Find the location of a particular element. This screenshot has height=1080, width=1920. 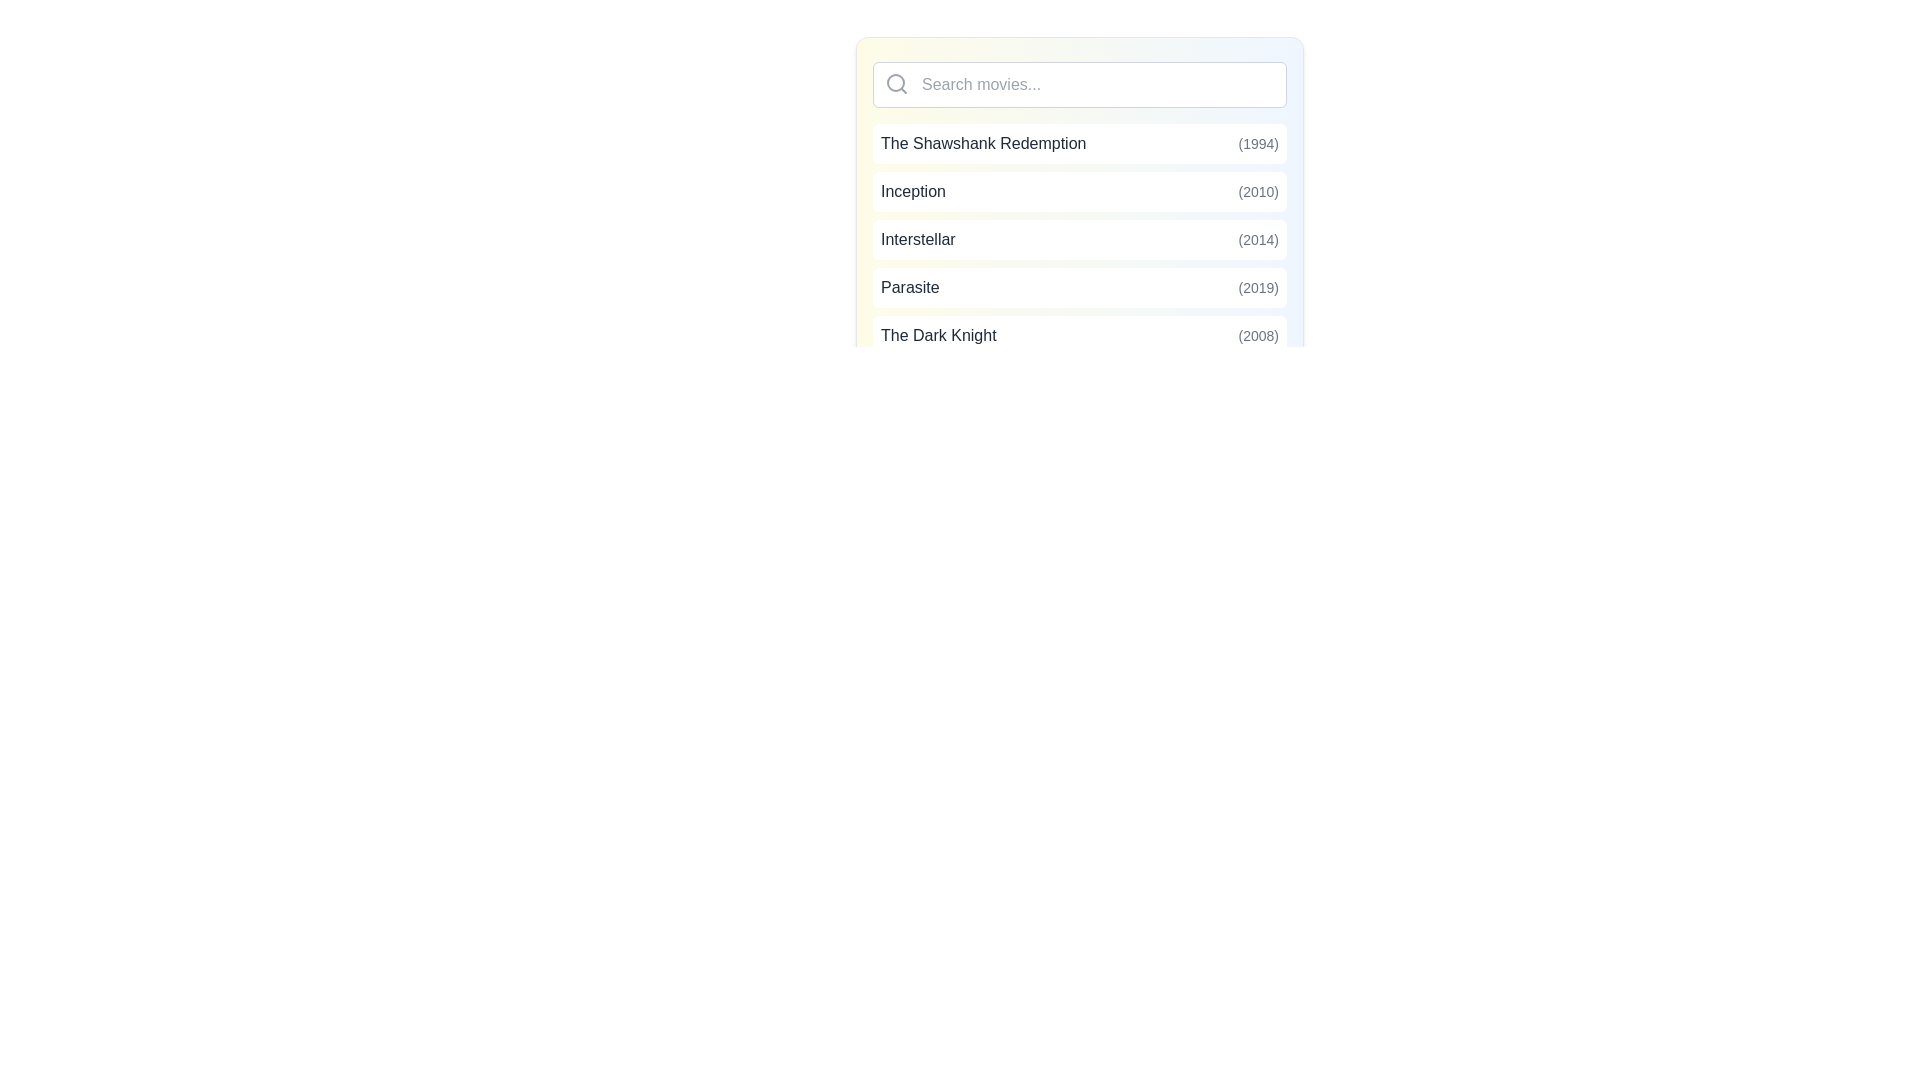

the movie title text label located in the second row of the movie list, which serves as a textual identifier for the associated movie is located at coordinates (912, 192).